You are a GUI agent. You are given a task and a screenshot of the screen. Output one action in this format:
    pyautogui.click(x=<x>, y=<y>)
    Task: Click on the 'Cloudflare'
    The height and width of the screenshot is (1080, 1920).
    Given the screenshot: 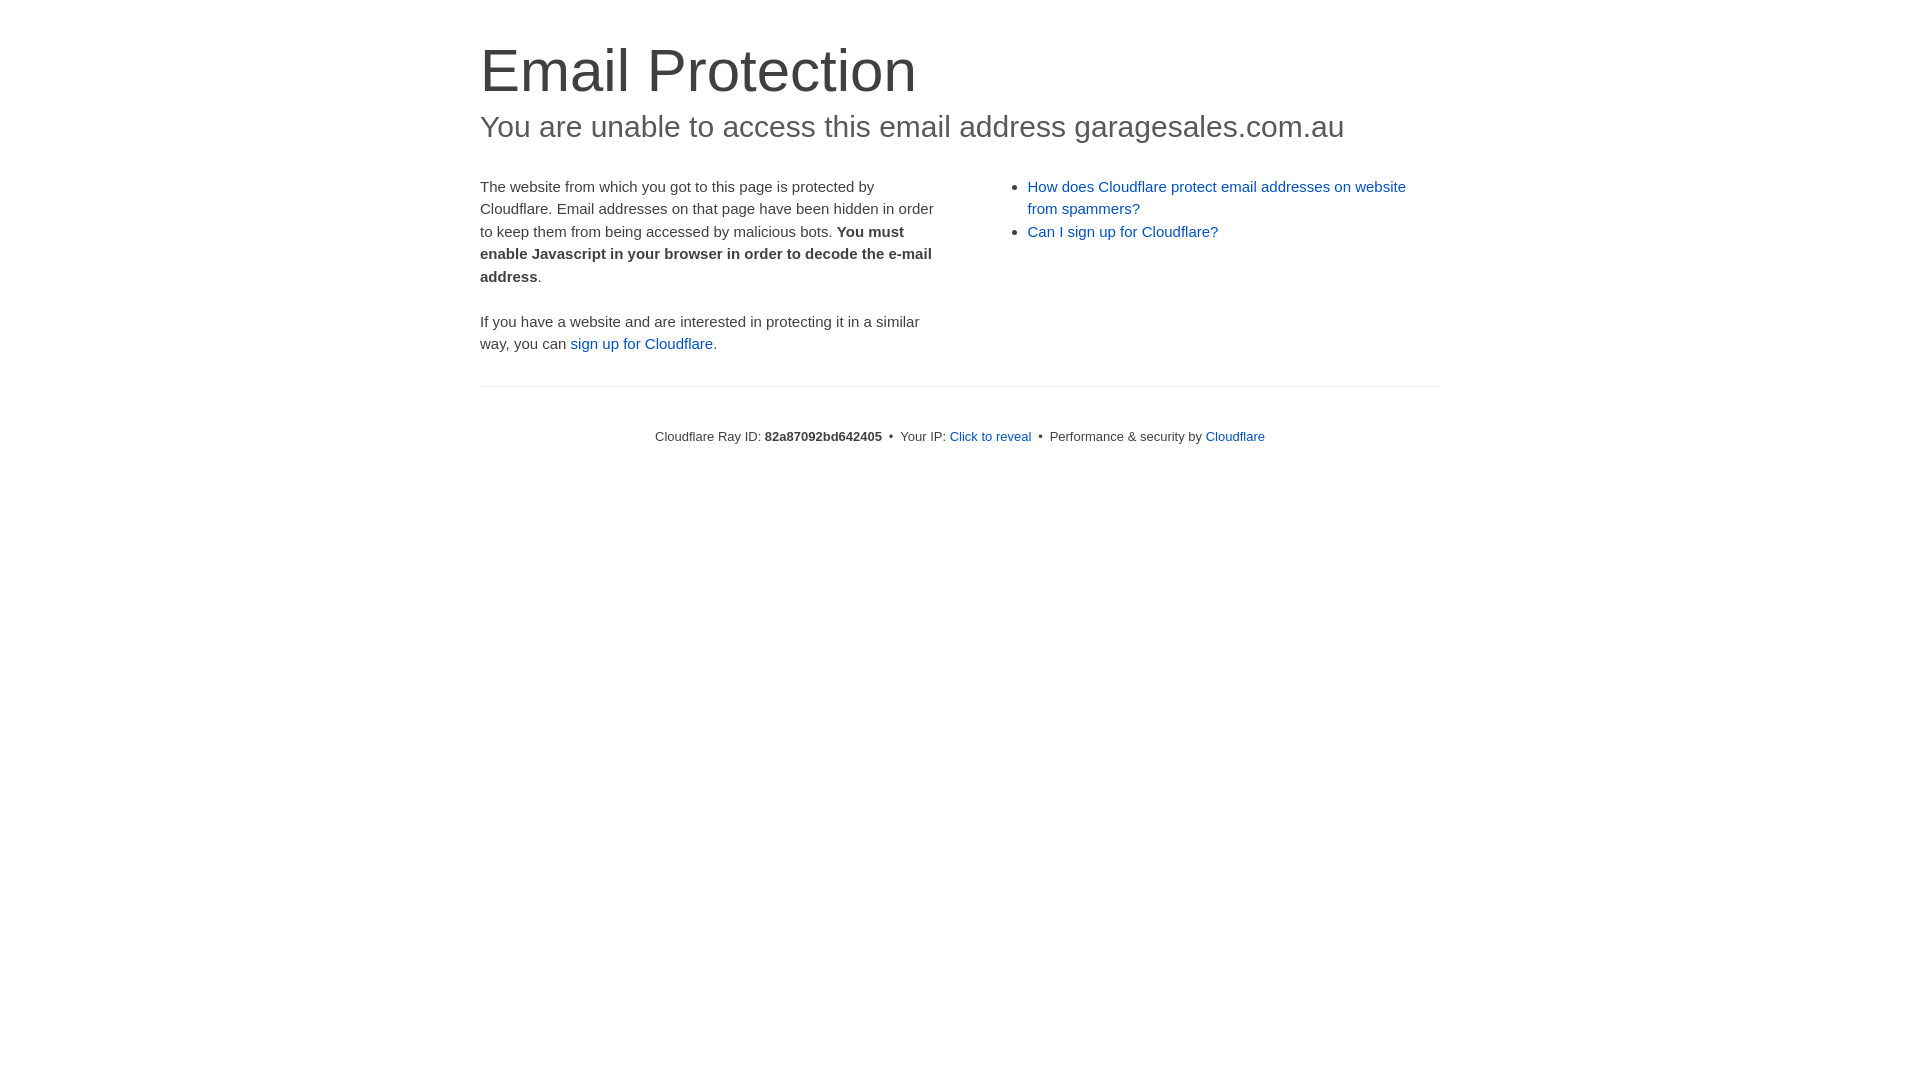 What is the action you would take?
    pyautogui.click(x=1234, y=435)
    